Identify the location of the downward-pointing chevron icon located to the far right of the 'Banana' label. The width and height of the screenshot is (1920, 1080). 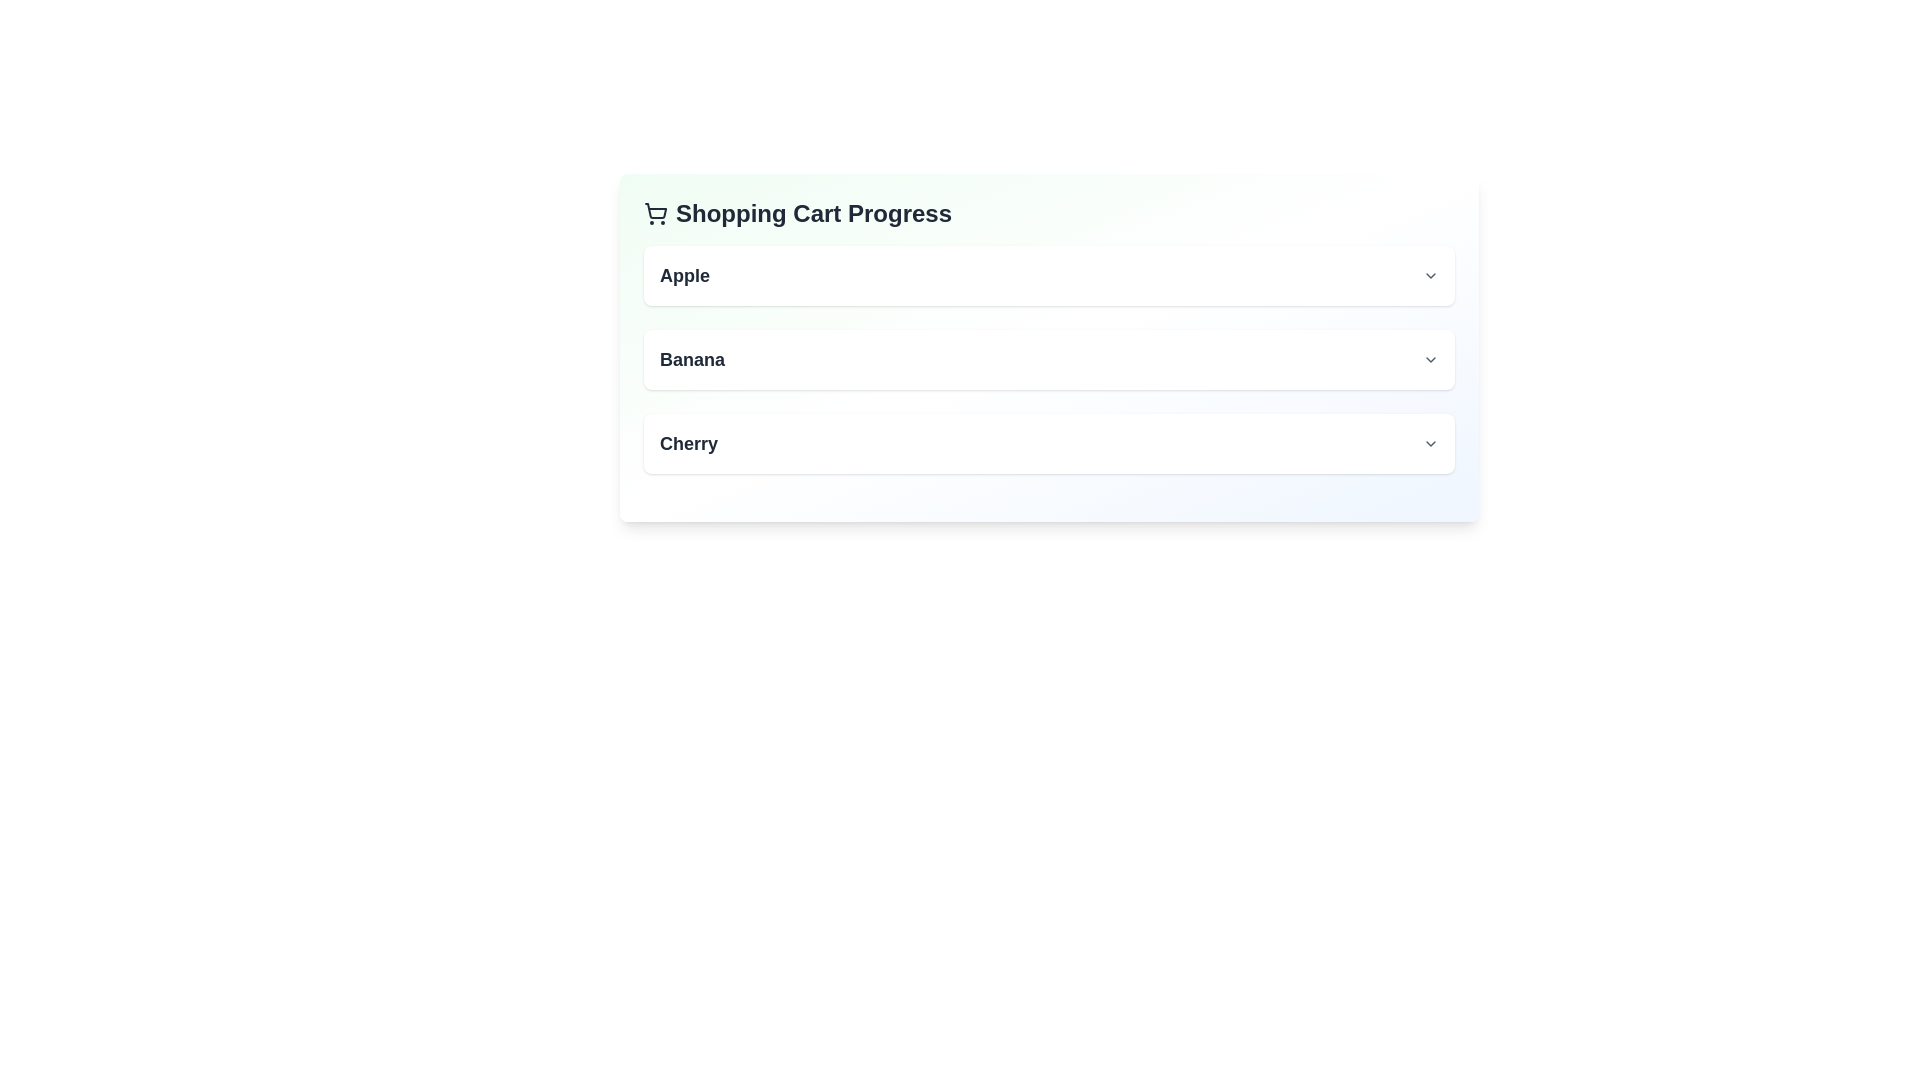
(1429, 358).